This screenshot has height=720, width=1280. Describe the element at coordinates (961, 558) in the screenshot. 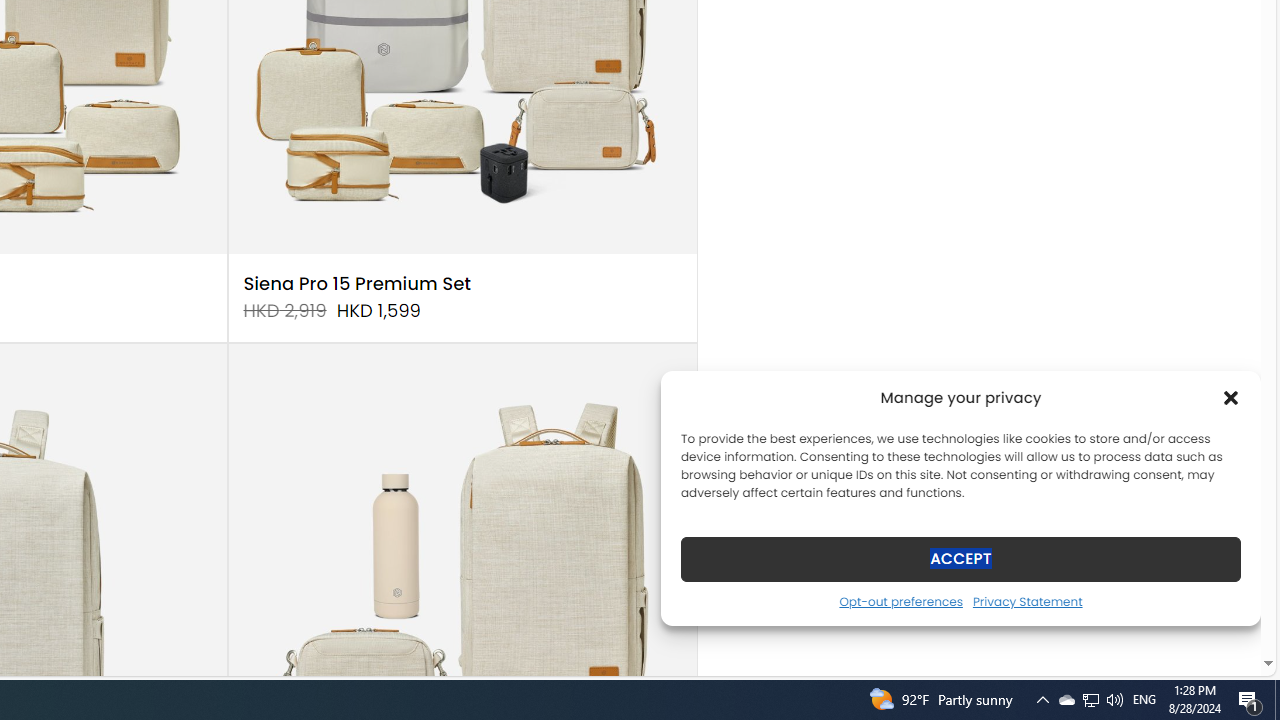

I see `'ACCEPT'` at that location.